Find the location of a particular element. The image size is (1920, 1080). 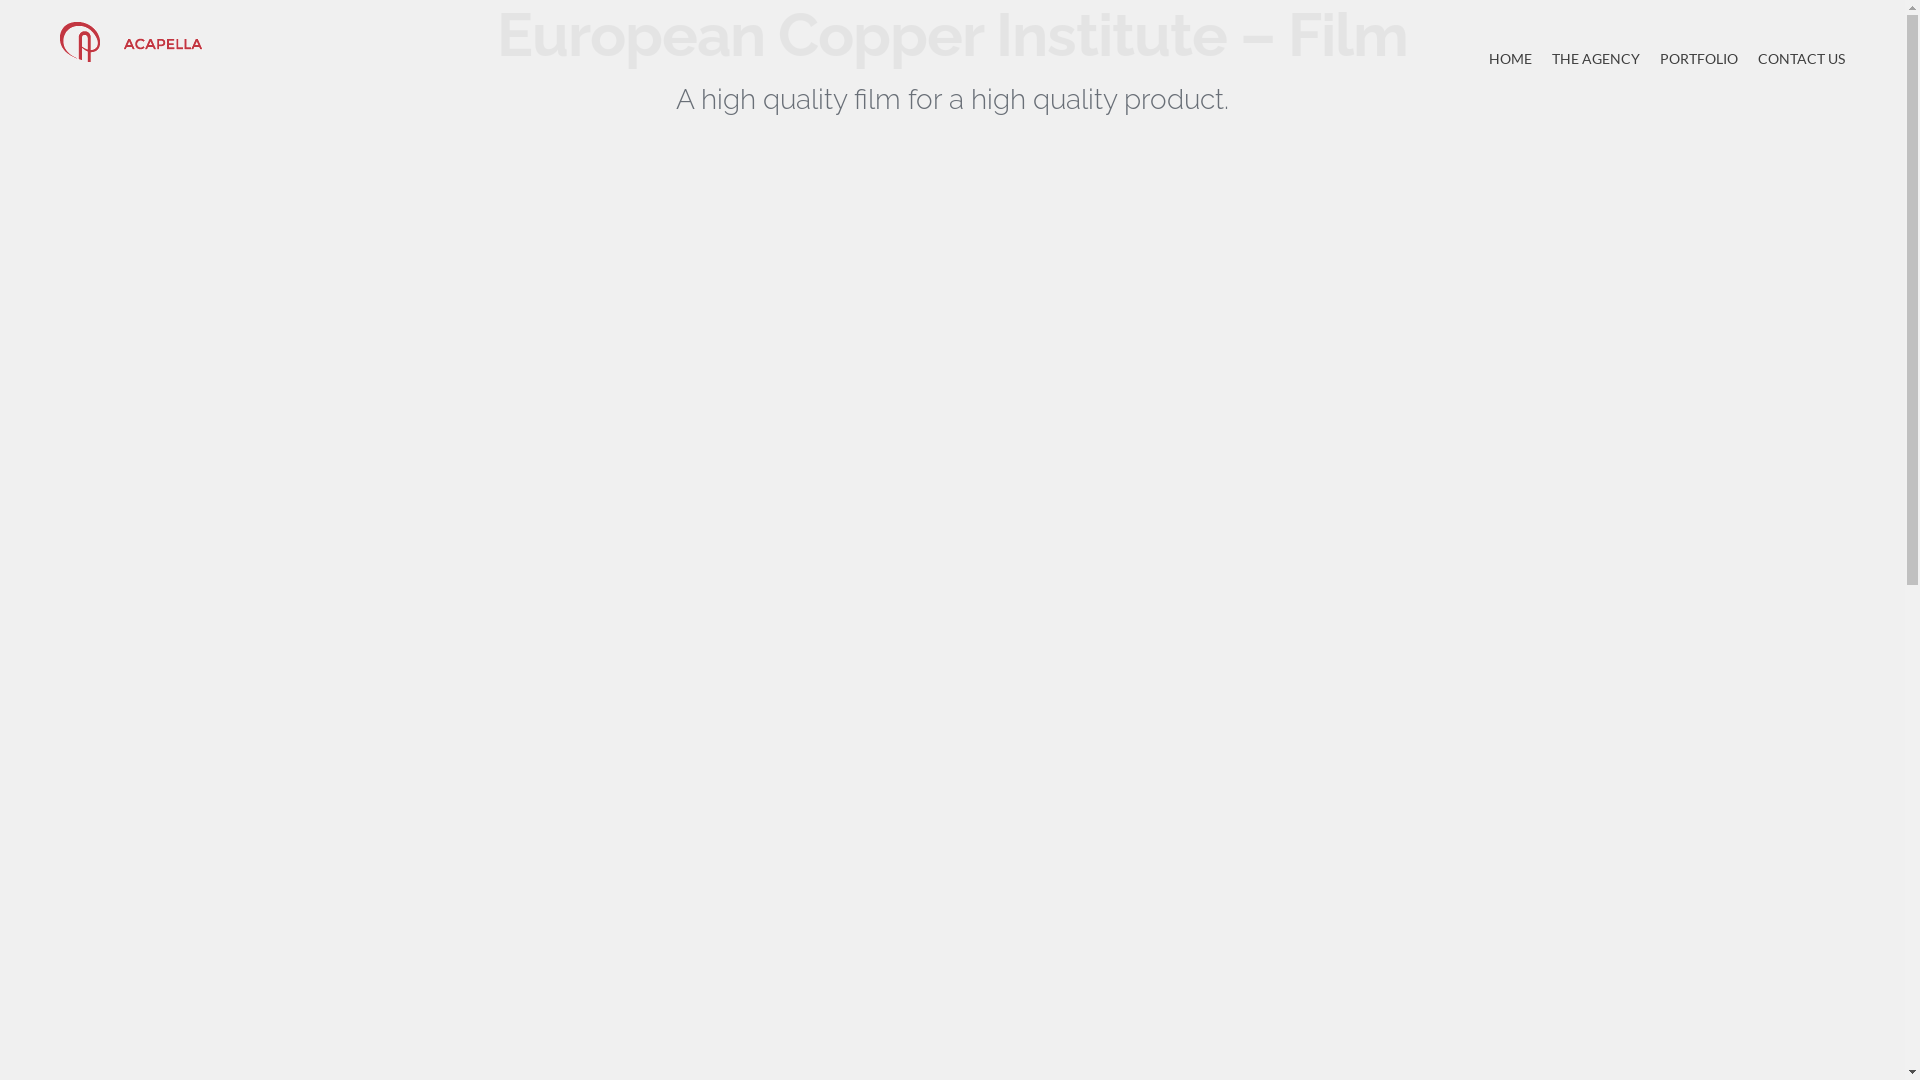

'PORTFOLIO' is located at coordinates (1698, 57).